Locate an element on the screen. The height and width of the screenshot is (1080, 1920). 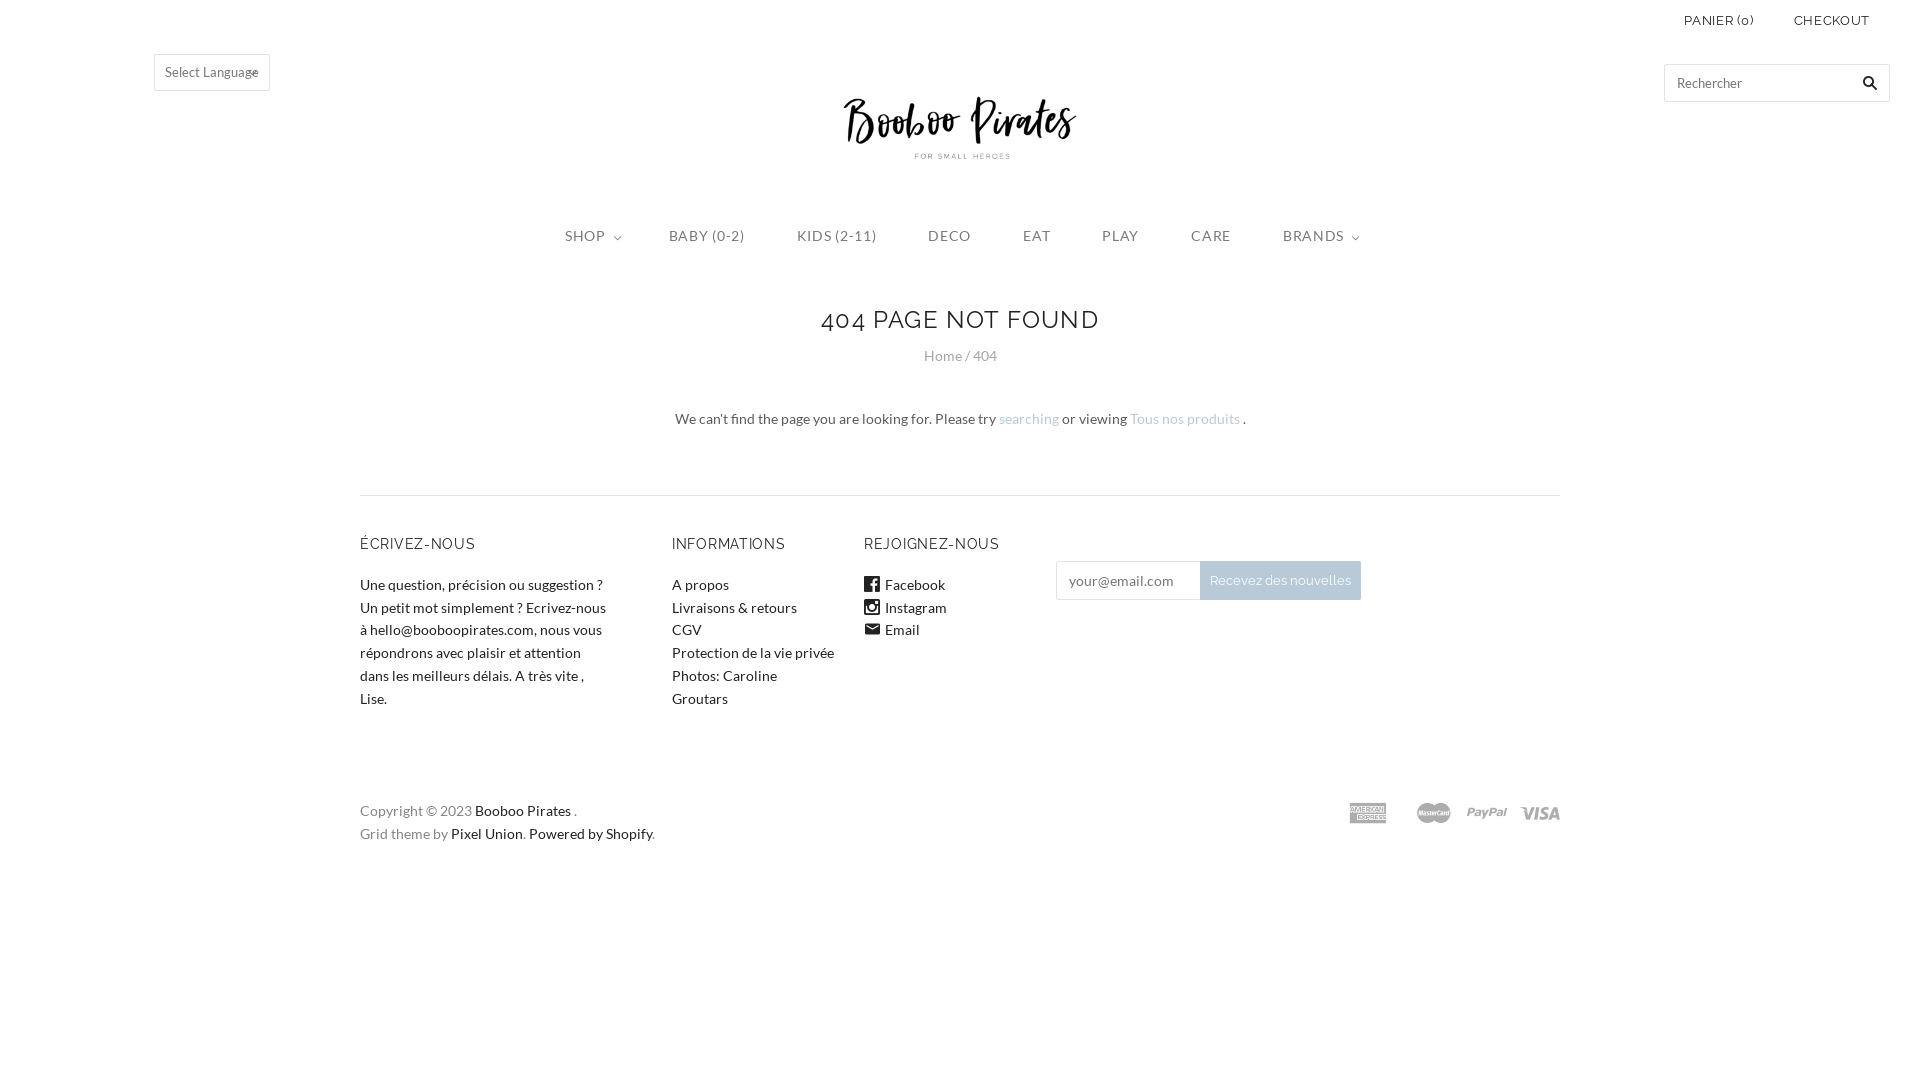
'BABY (0-2)' is located at coordinates (706, 235).